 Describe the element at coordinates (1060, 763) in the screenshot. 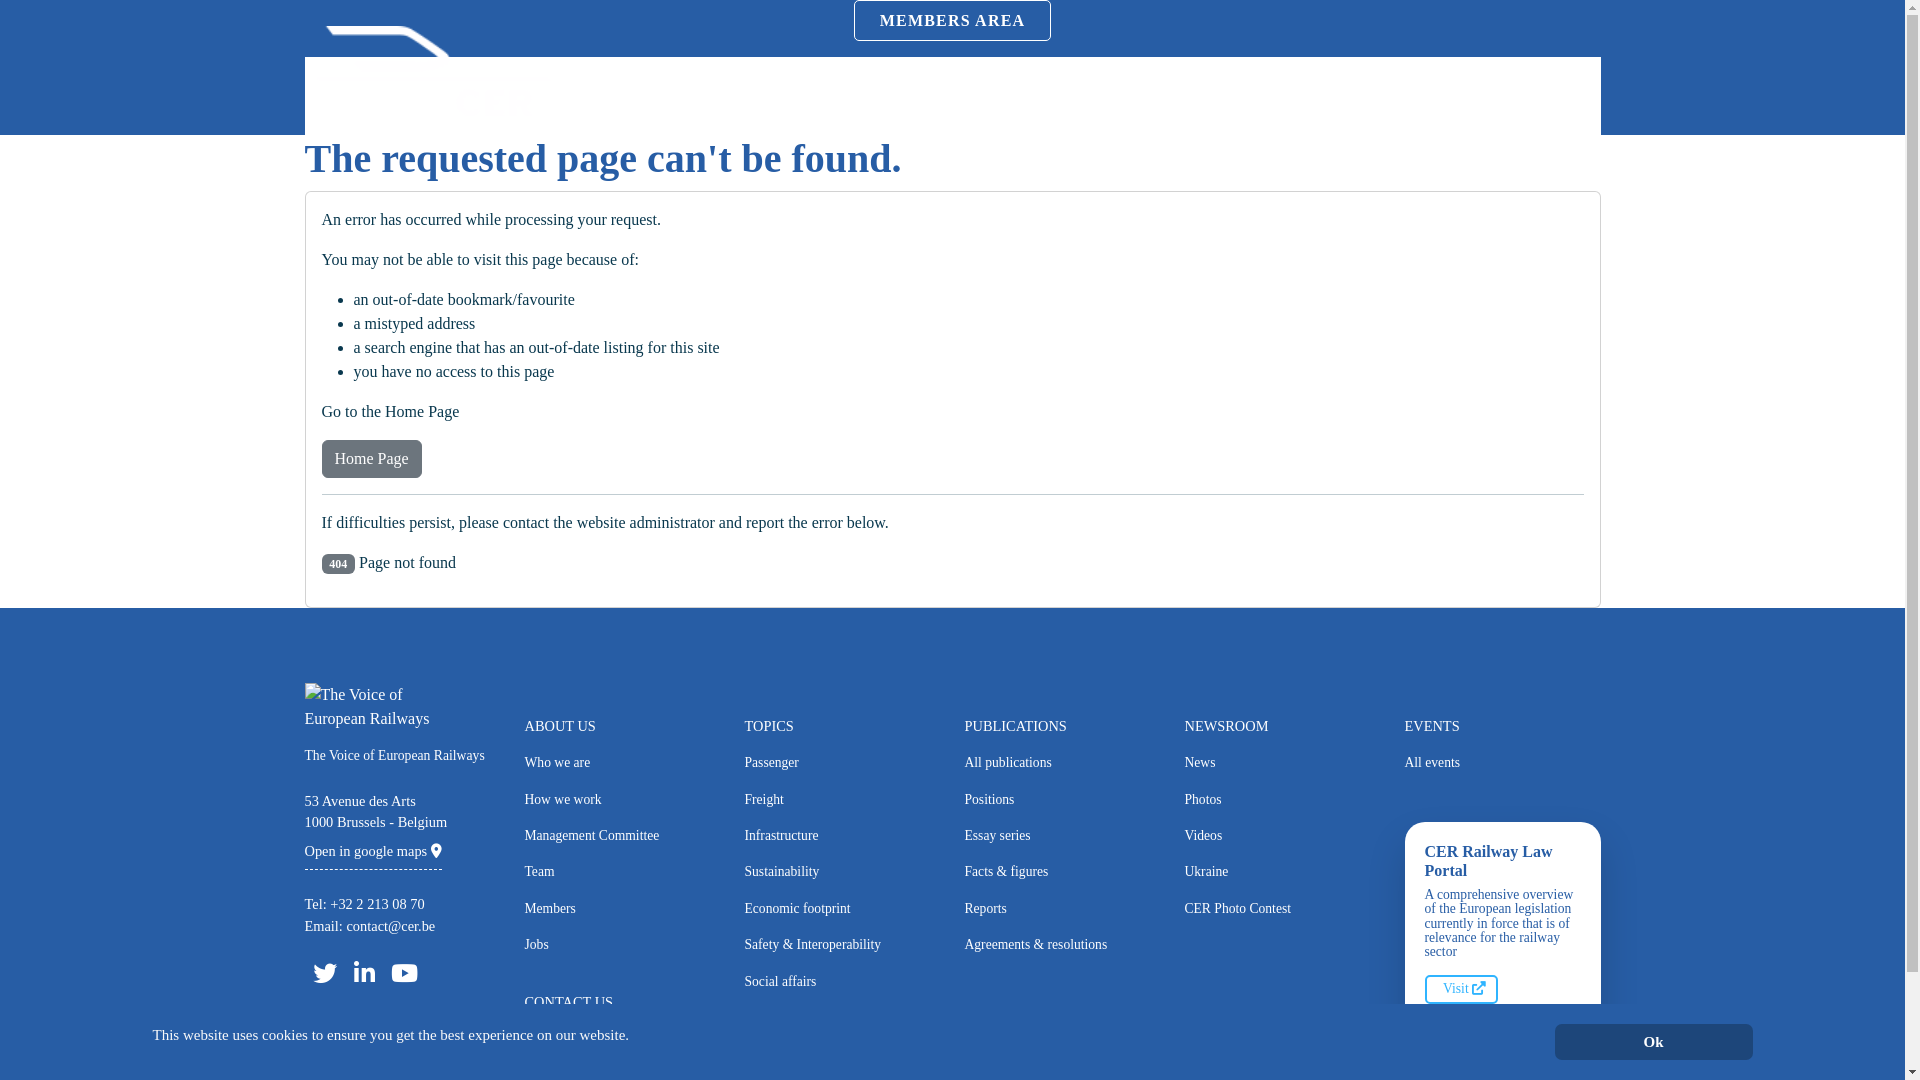

I see `'All publications'` at that location.